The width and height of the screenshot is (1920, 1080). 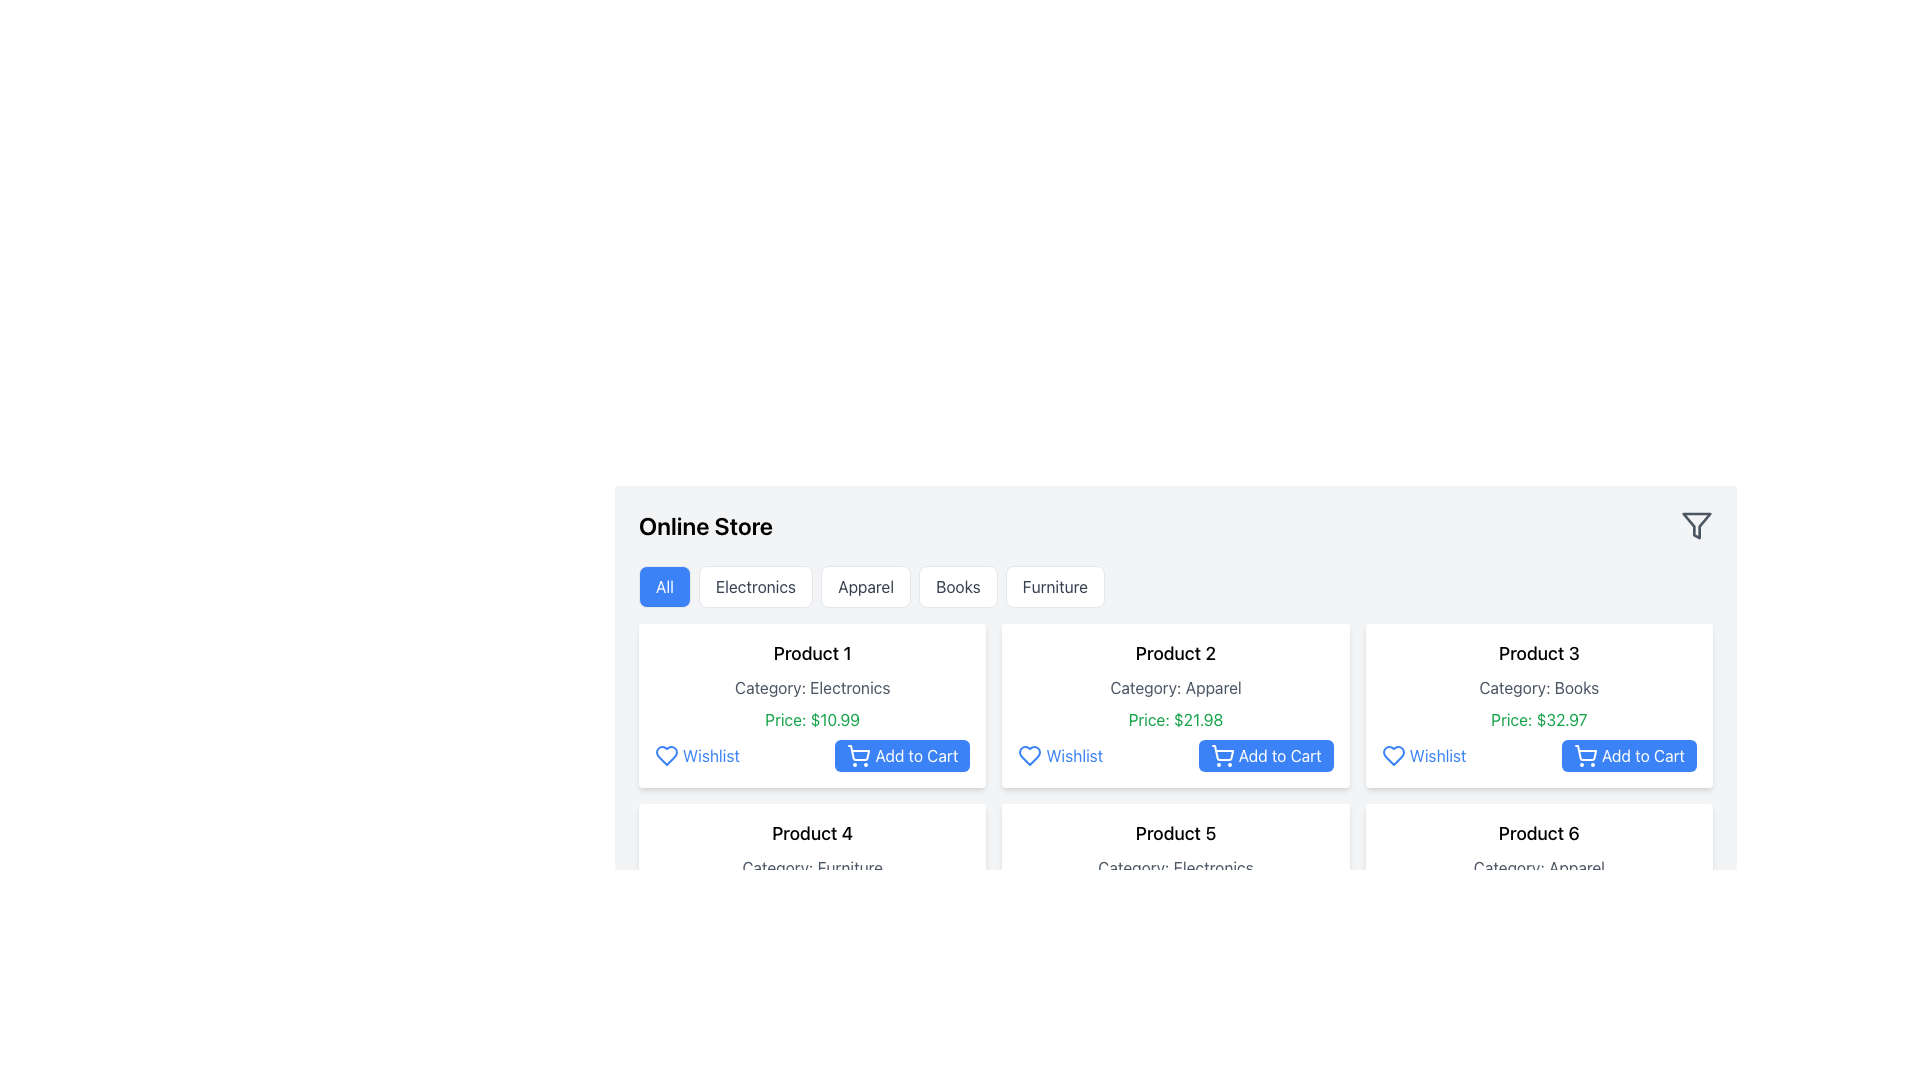 I want to click on the text label 'Product 3', which is a prominent heading in a product card styled with a white background and rounded corners, located in the third column of a grid layout, so click(x=1538, y=654).